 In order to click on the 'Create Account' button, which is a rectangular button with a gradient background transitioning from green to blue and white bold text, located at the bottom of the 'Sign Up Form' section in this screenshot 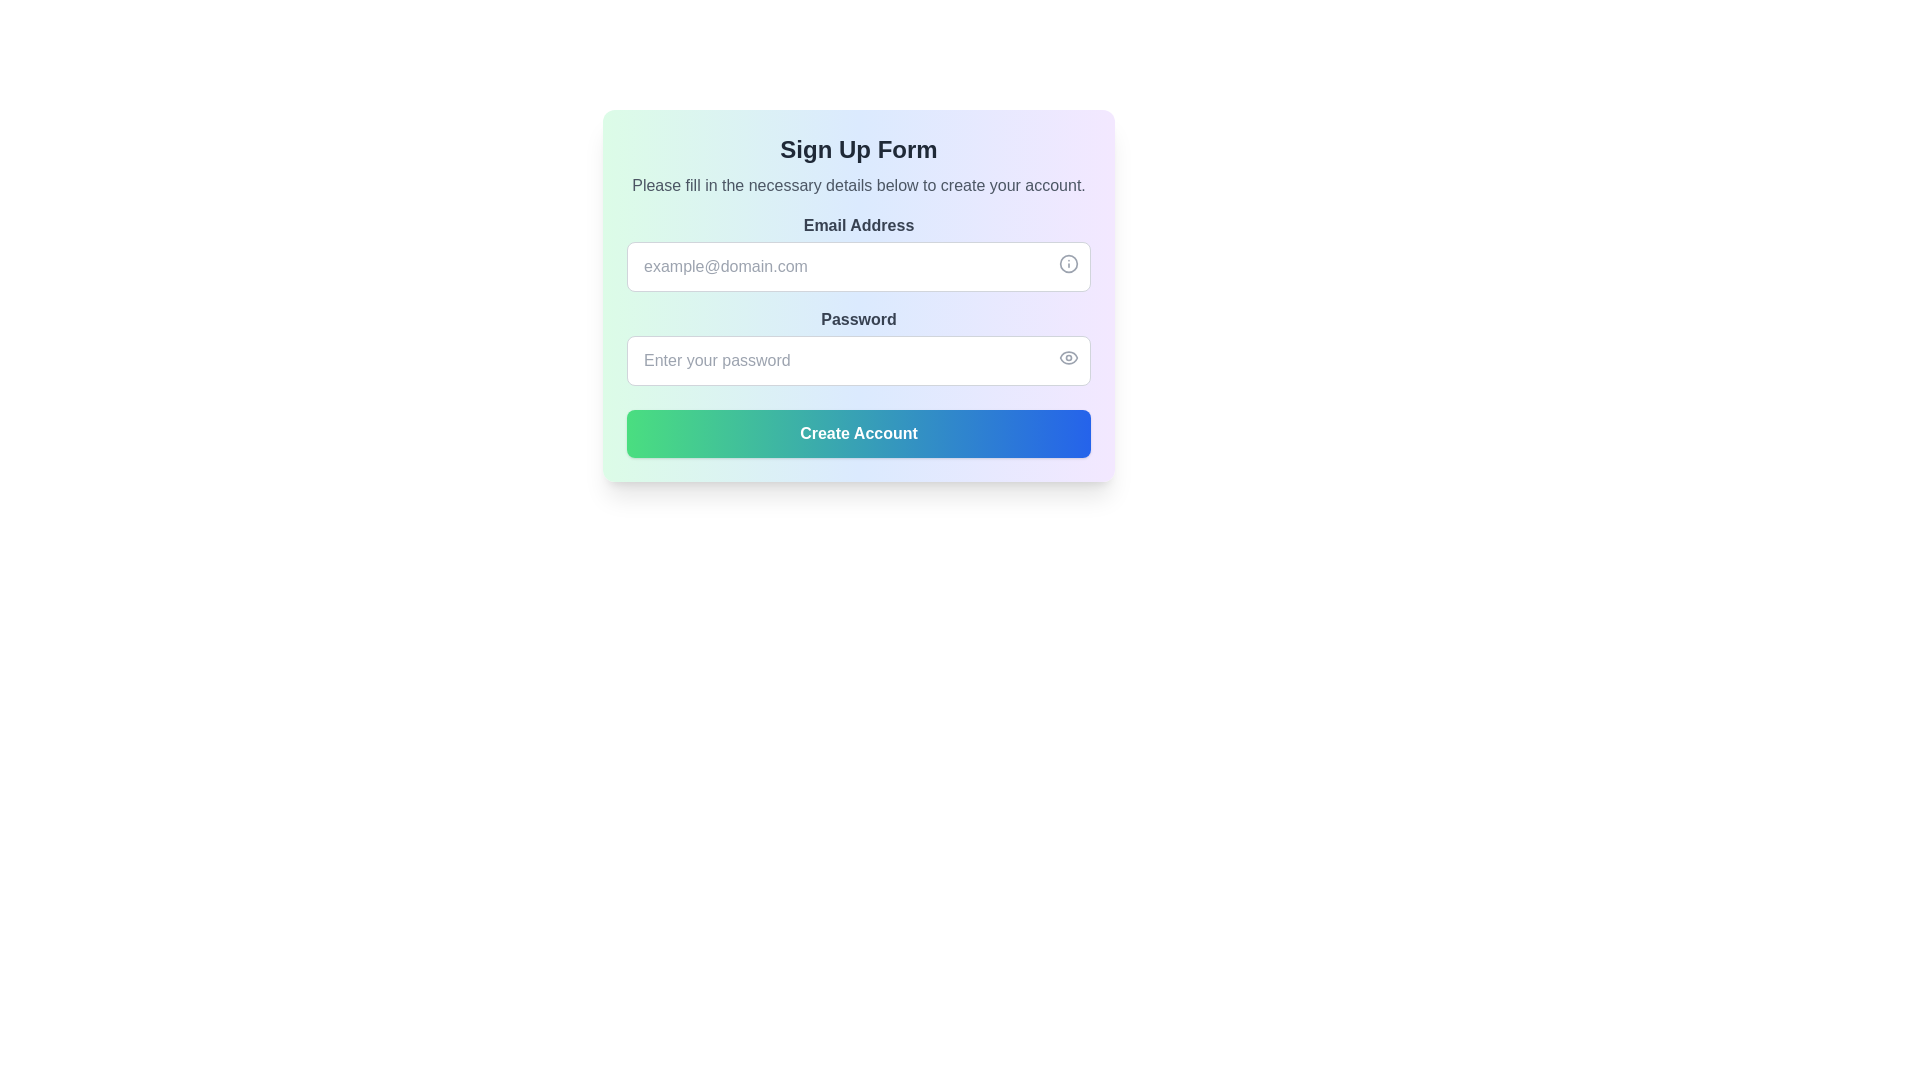, I will do `click(859, 433)`.